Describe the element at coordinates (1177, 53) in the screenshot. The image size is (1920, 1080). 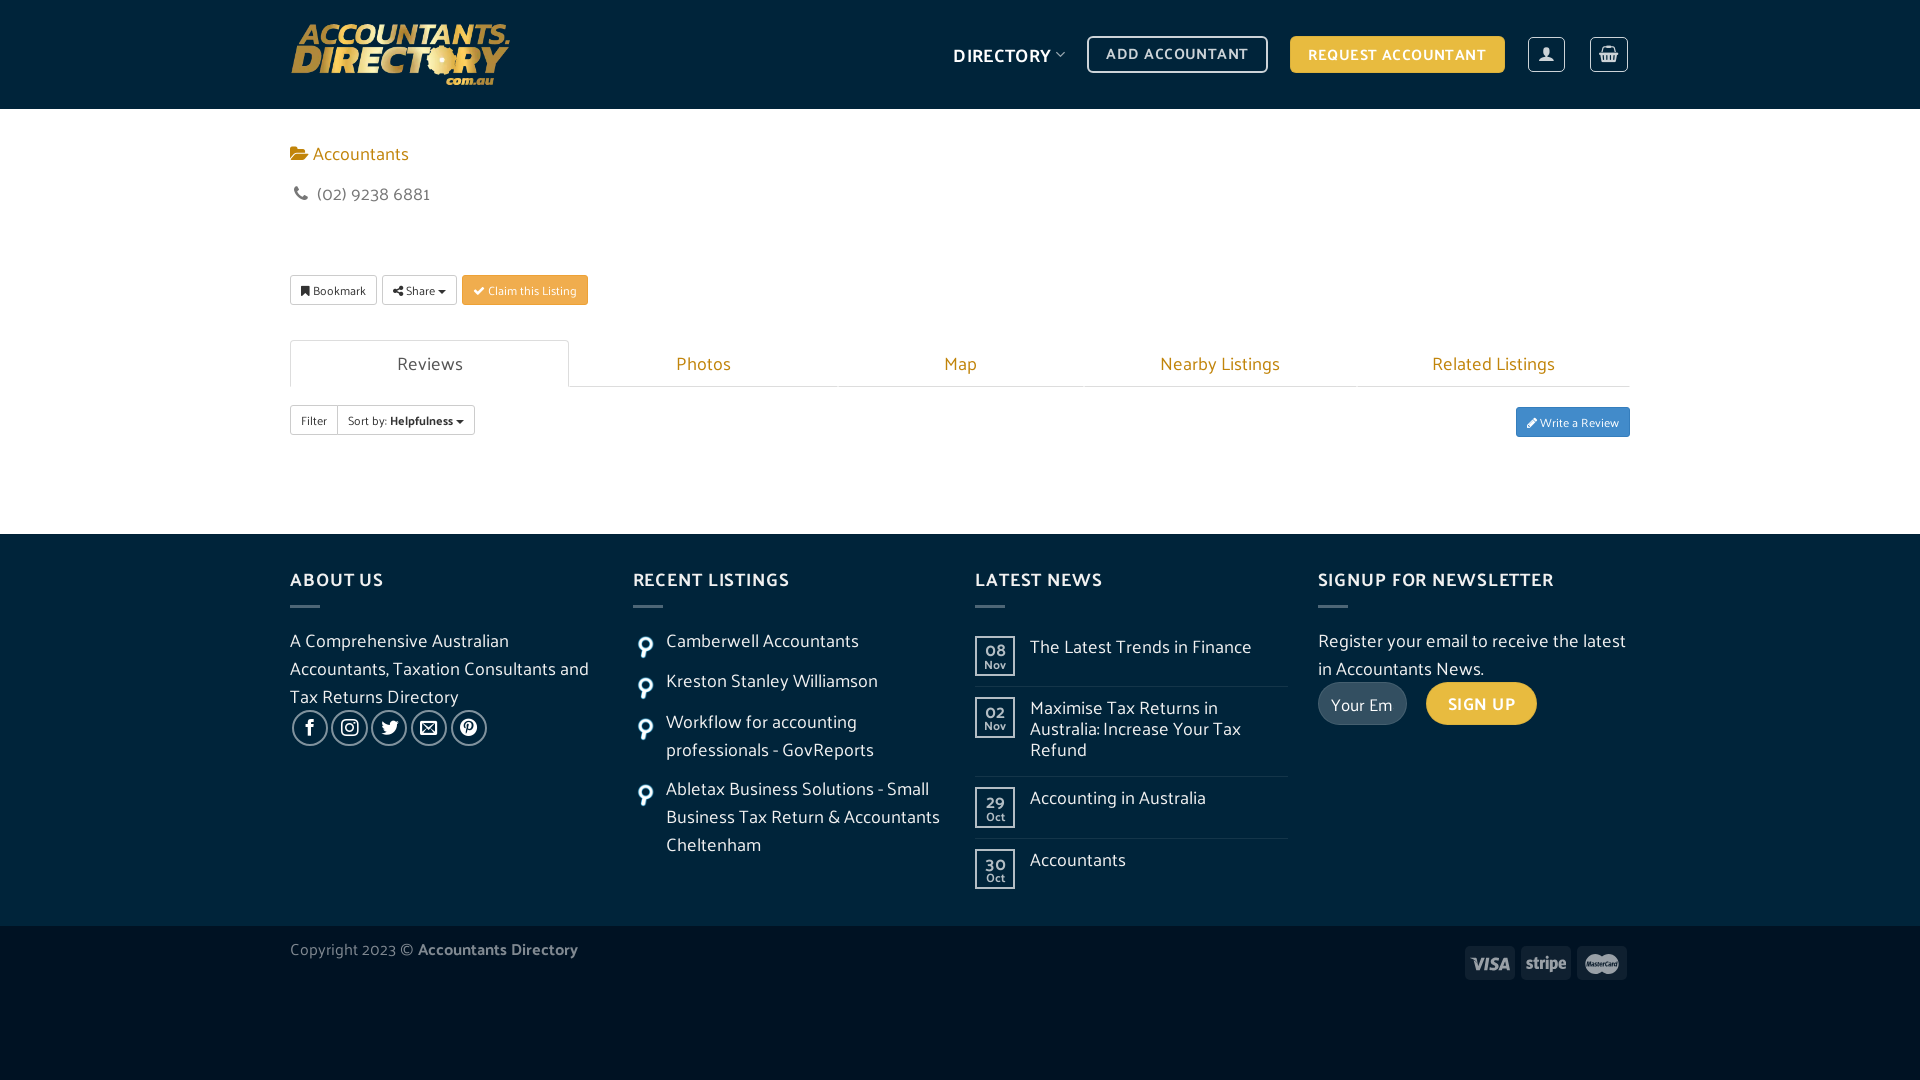
I see `'ADD ACCOUNTANT'` at that location.